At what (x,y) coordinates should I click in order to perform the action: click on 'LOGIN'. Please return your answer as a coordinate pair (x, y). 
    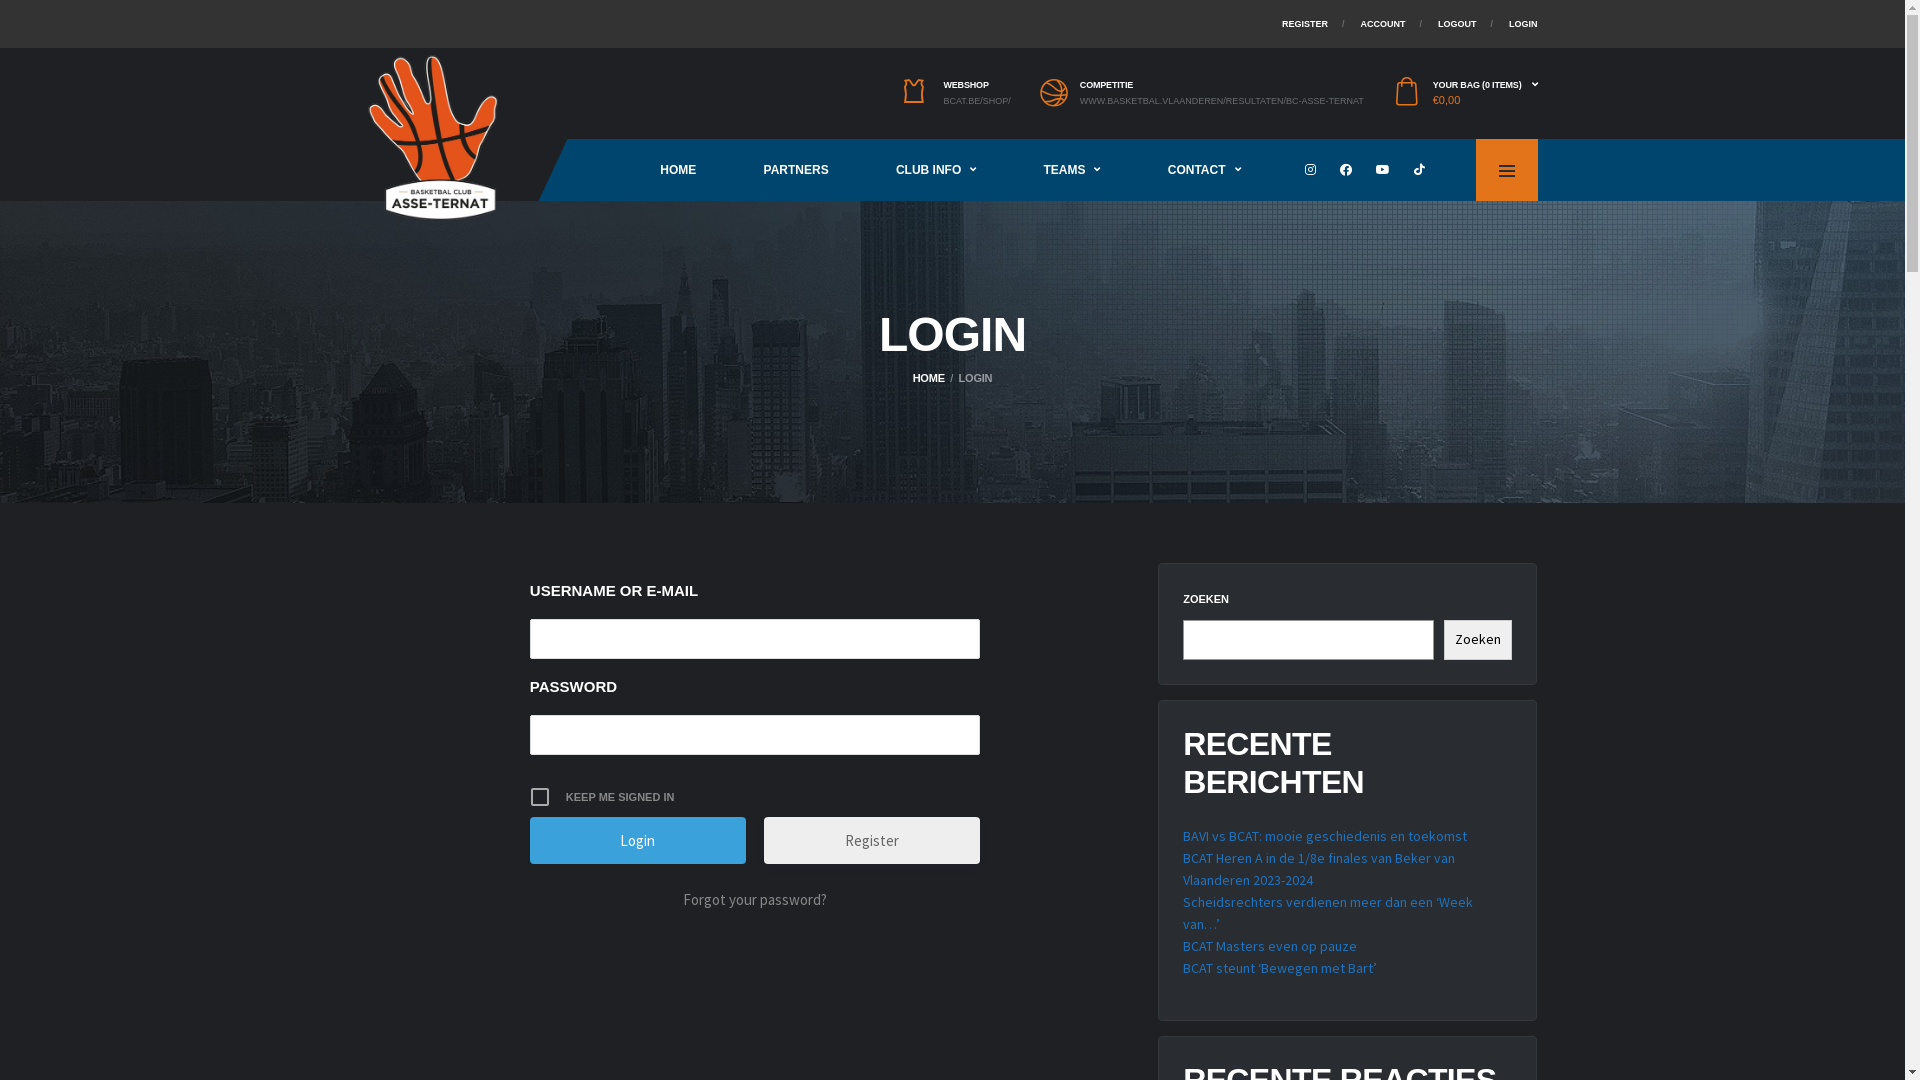
    Looking at the image, I should click on (1522, 23).